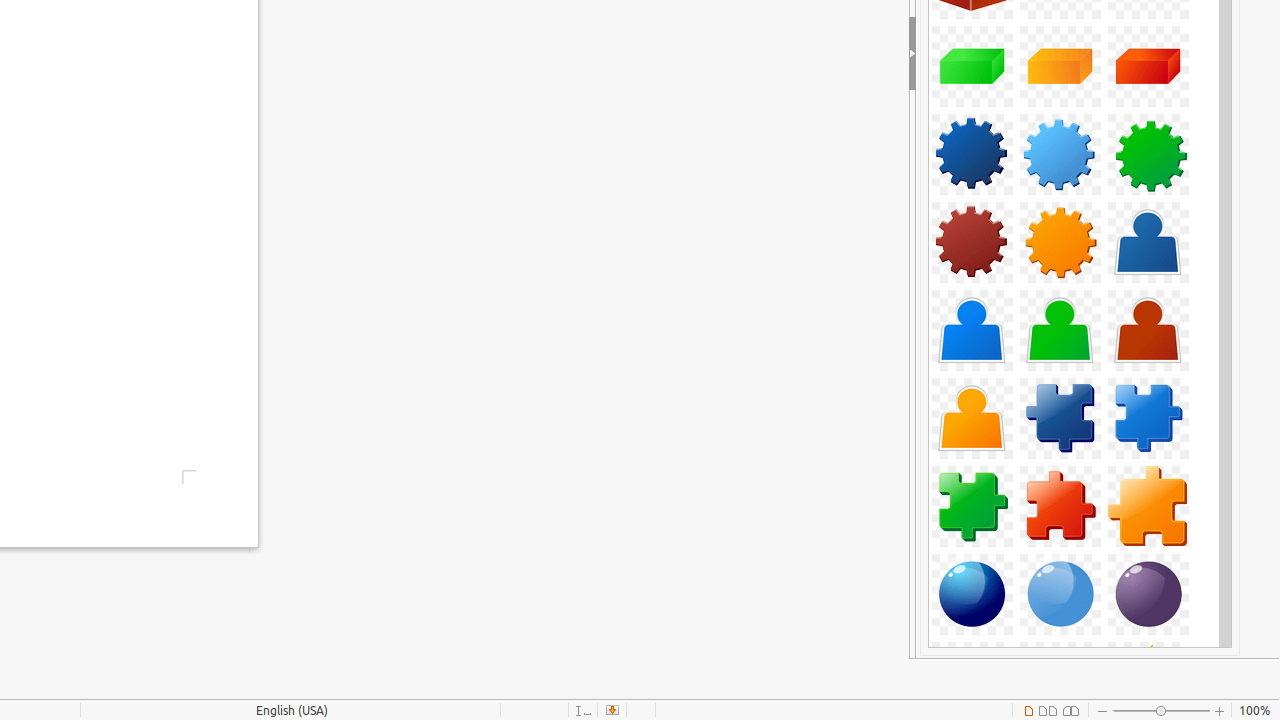 This screenshot has width=1280, height=720. I want to click on 'Component-Person01-DarkBlue', so click(1148, 240).